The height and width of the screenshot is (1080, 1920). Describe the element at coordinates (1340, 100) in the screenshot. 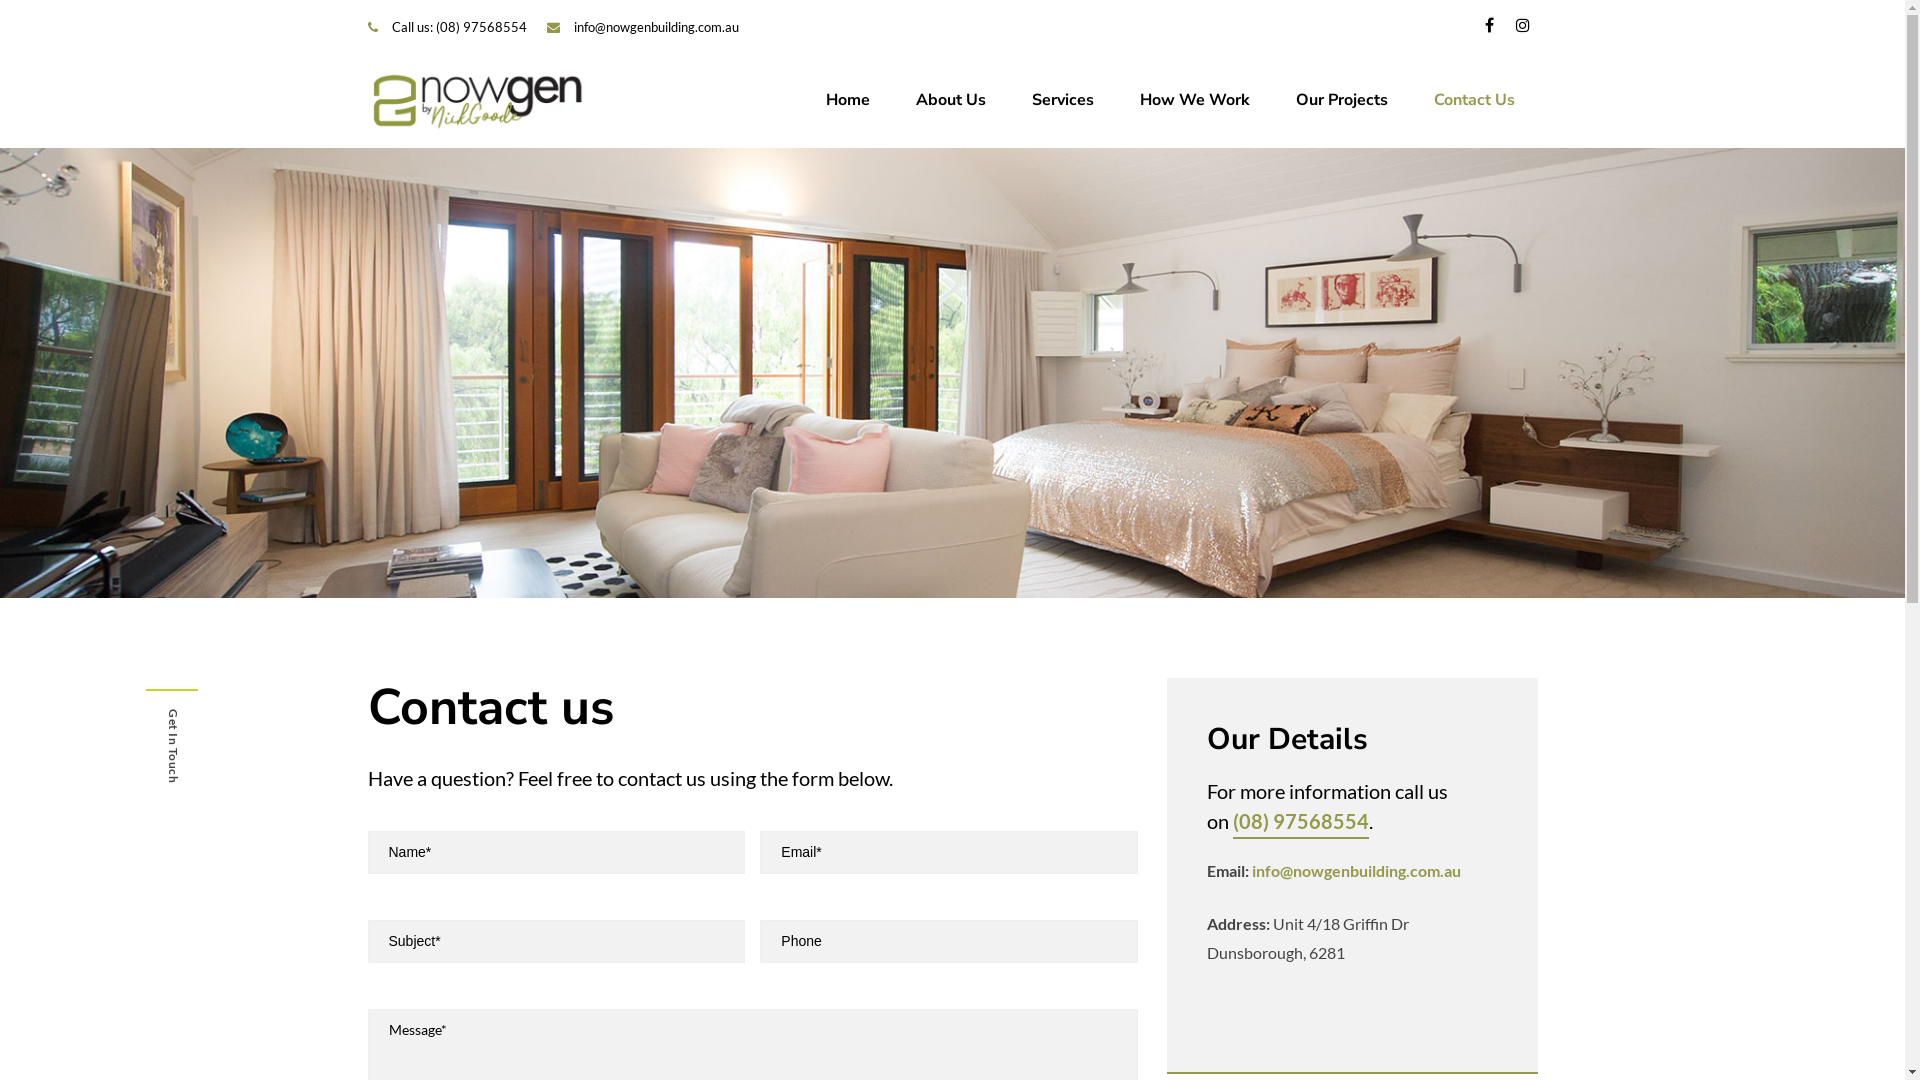

I see `'Our Projects'` at that location.